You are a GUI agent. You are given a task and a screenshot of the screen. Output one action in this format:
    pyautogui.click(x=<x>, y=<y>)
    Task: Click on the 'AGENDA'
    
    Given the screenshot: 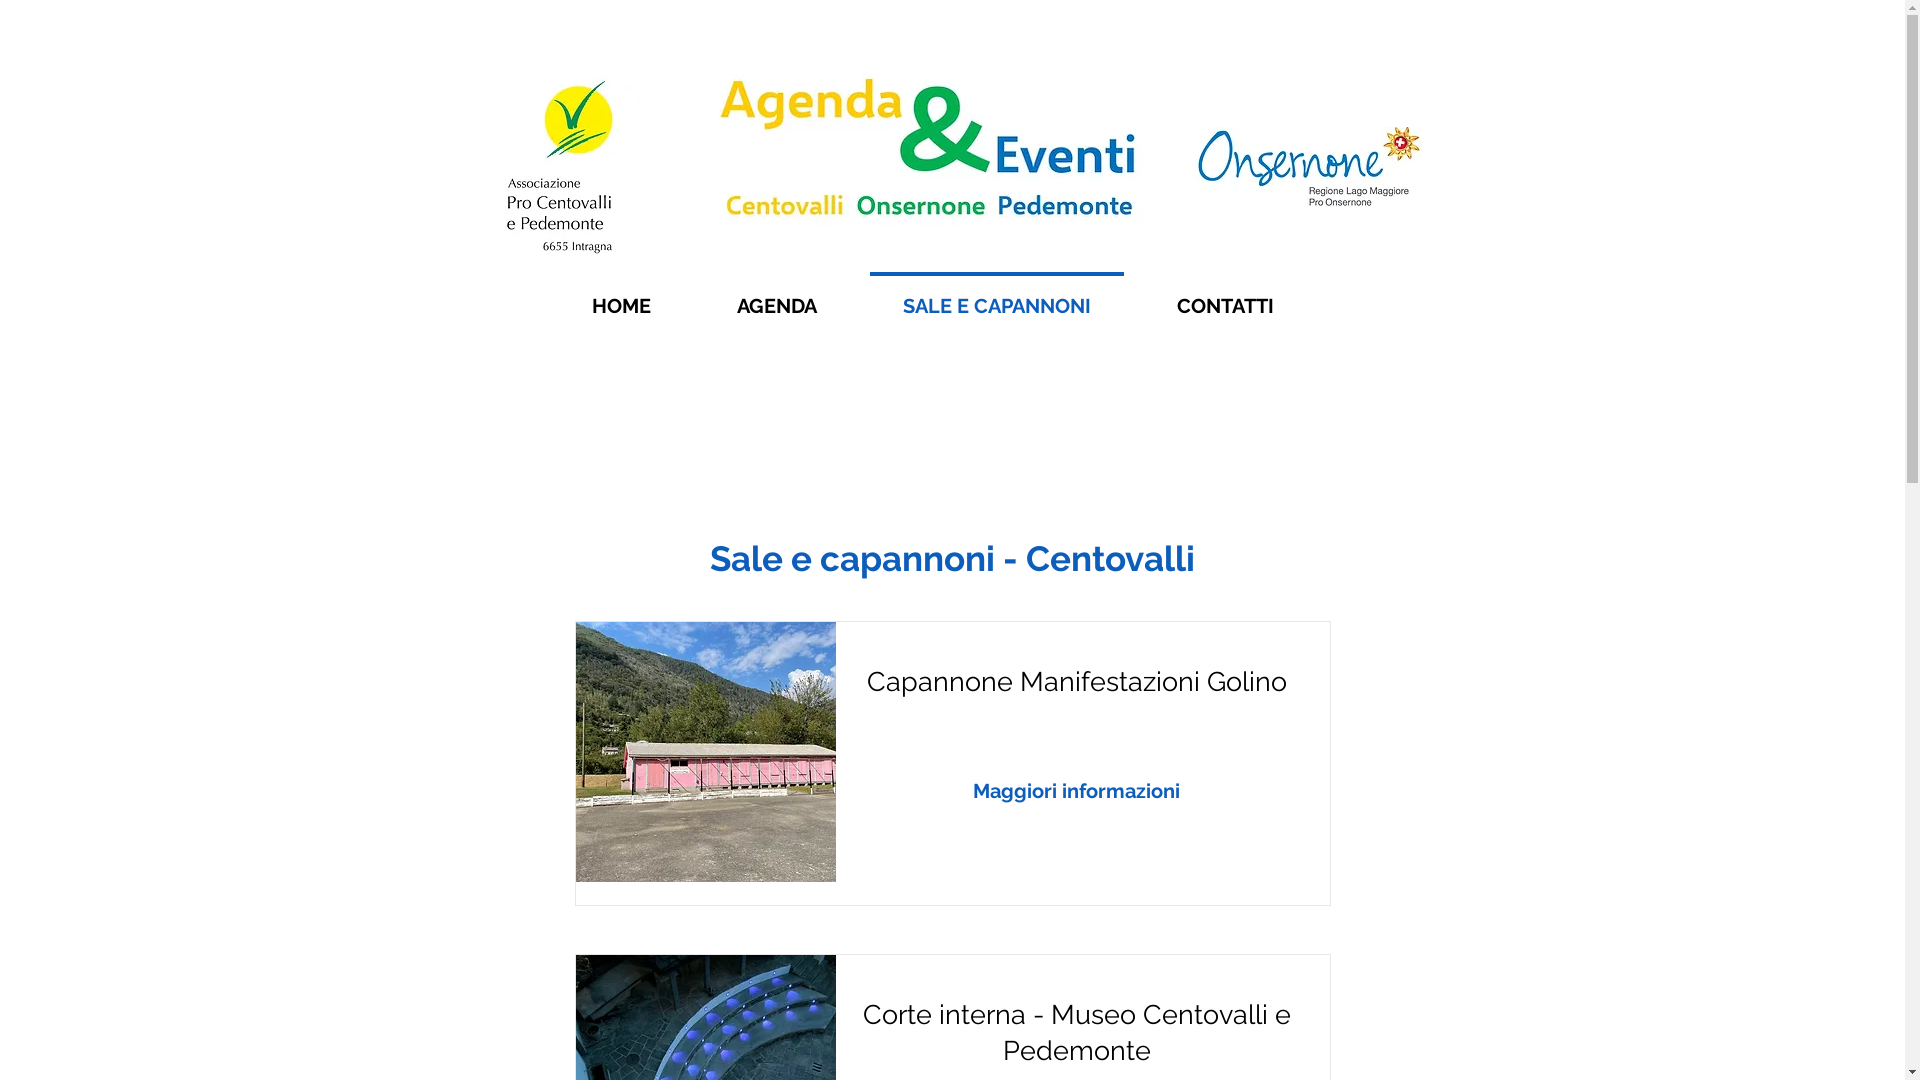 What is the action you would take?
    pyautogui.click(x=694, y=297)
    